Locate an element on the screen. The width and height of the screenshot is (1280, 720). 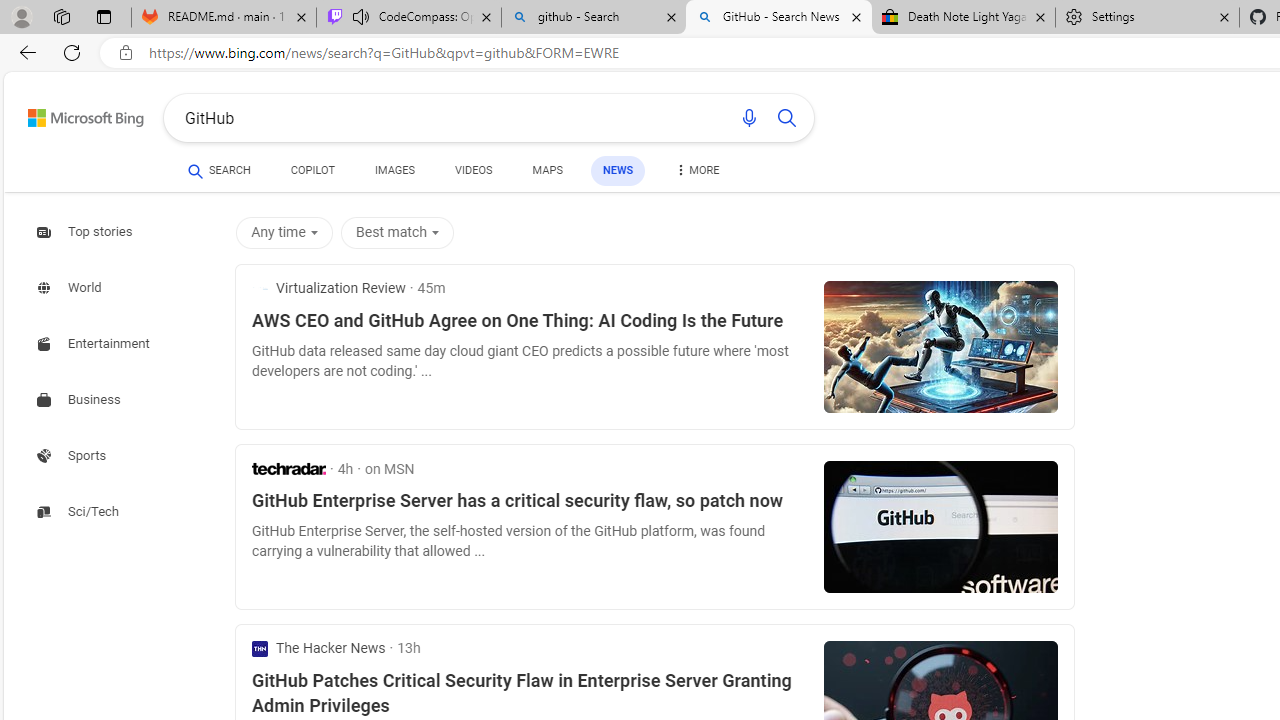
'Best match' is located at coordinates (397, 231).